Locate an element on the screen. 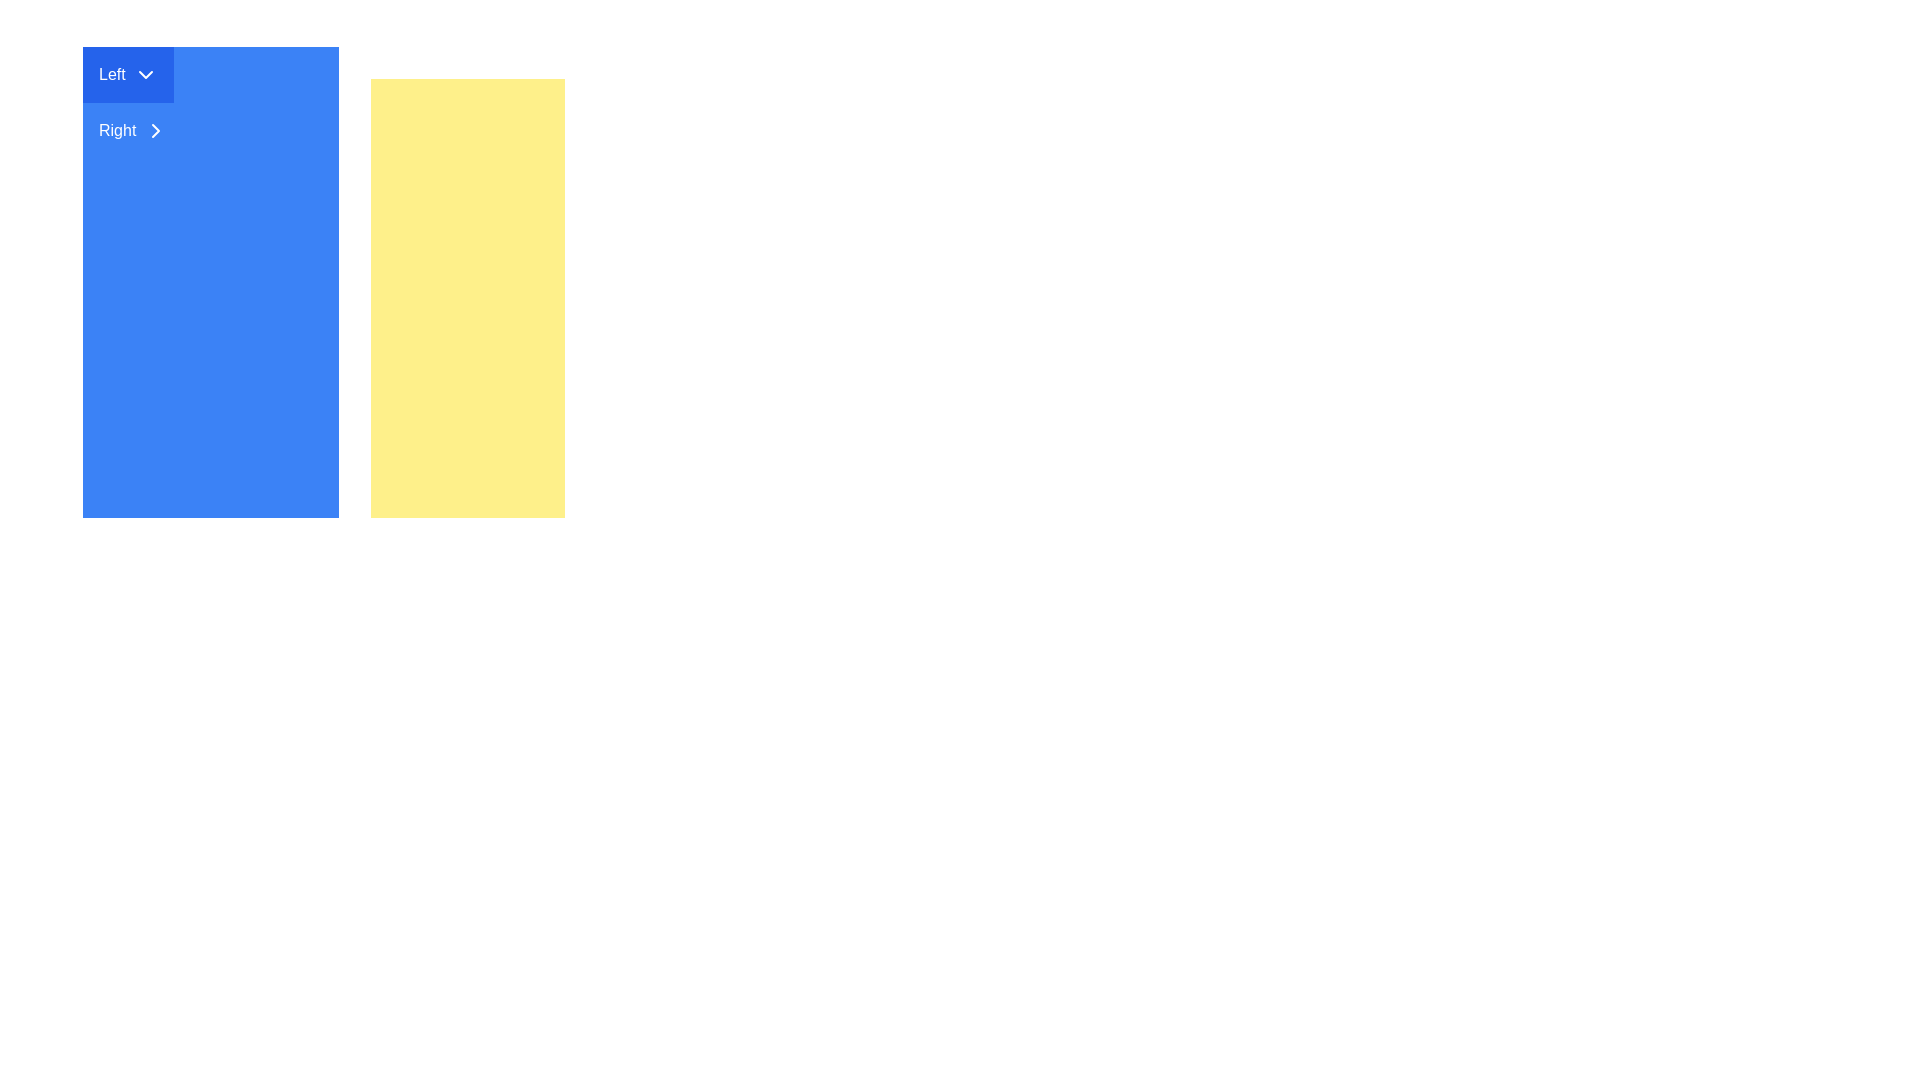  the 'Right' menu item, which is the second item in a vertical menu with a blue background and an arrow icon on the right is located at coordinates (132, 131).